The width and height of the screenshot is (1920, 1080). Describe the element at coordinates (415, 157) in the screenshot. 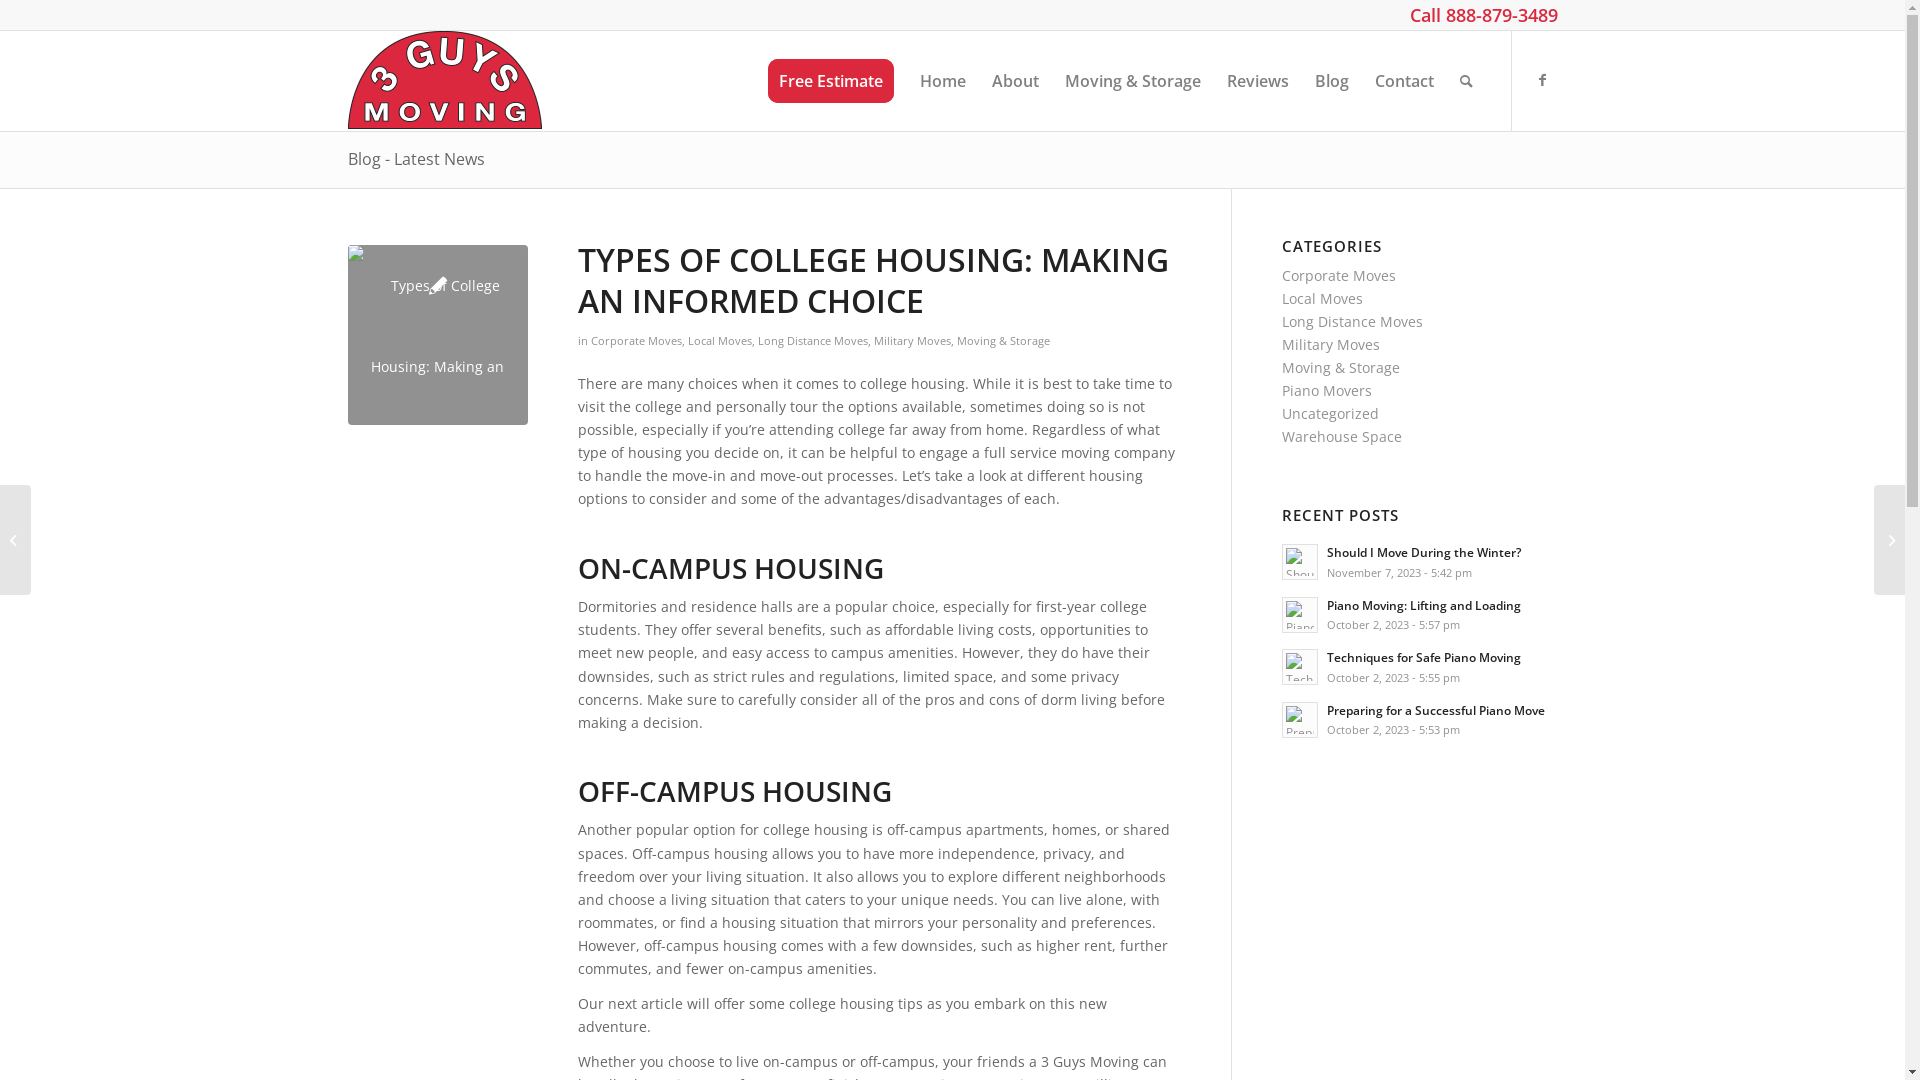

I see `'Blog - Latest News'` at that location.